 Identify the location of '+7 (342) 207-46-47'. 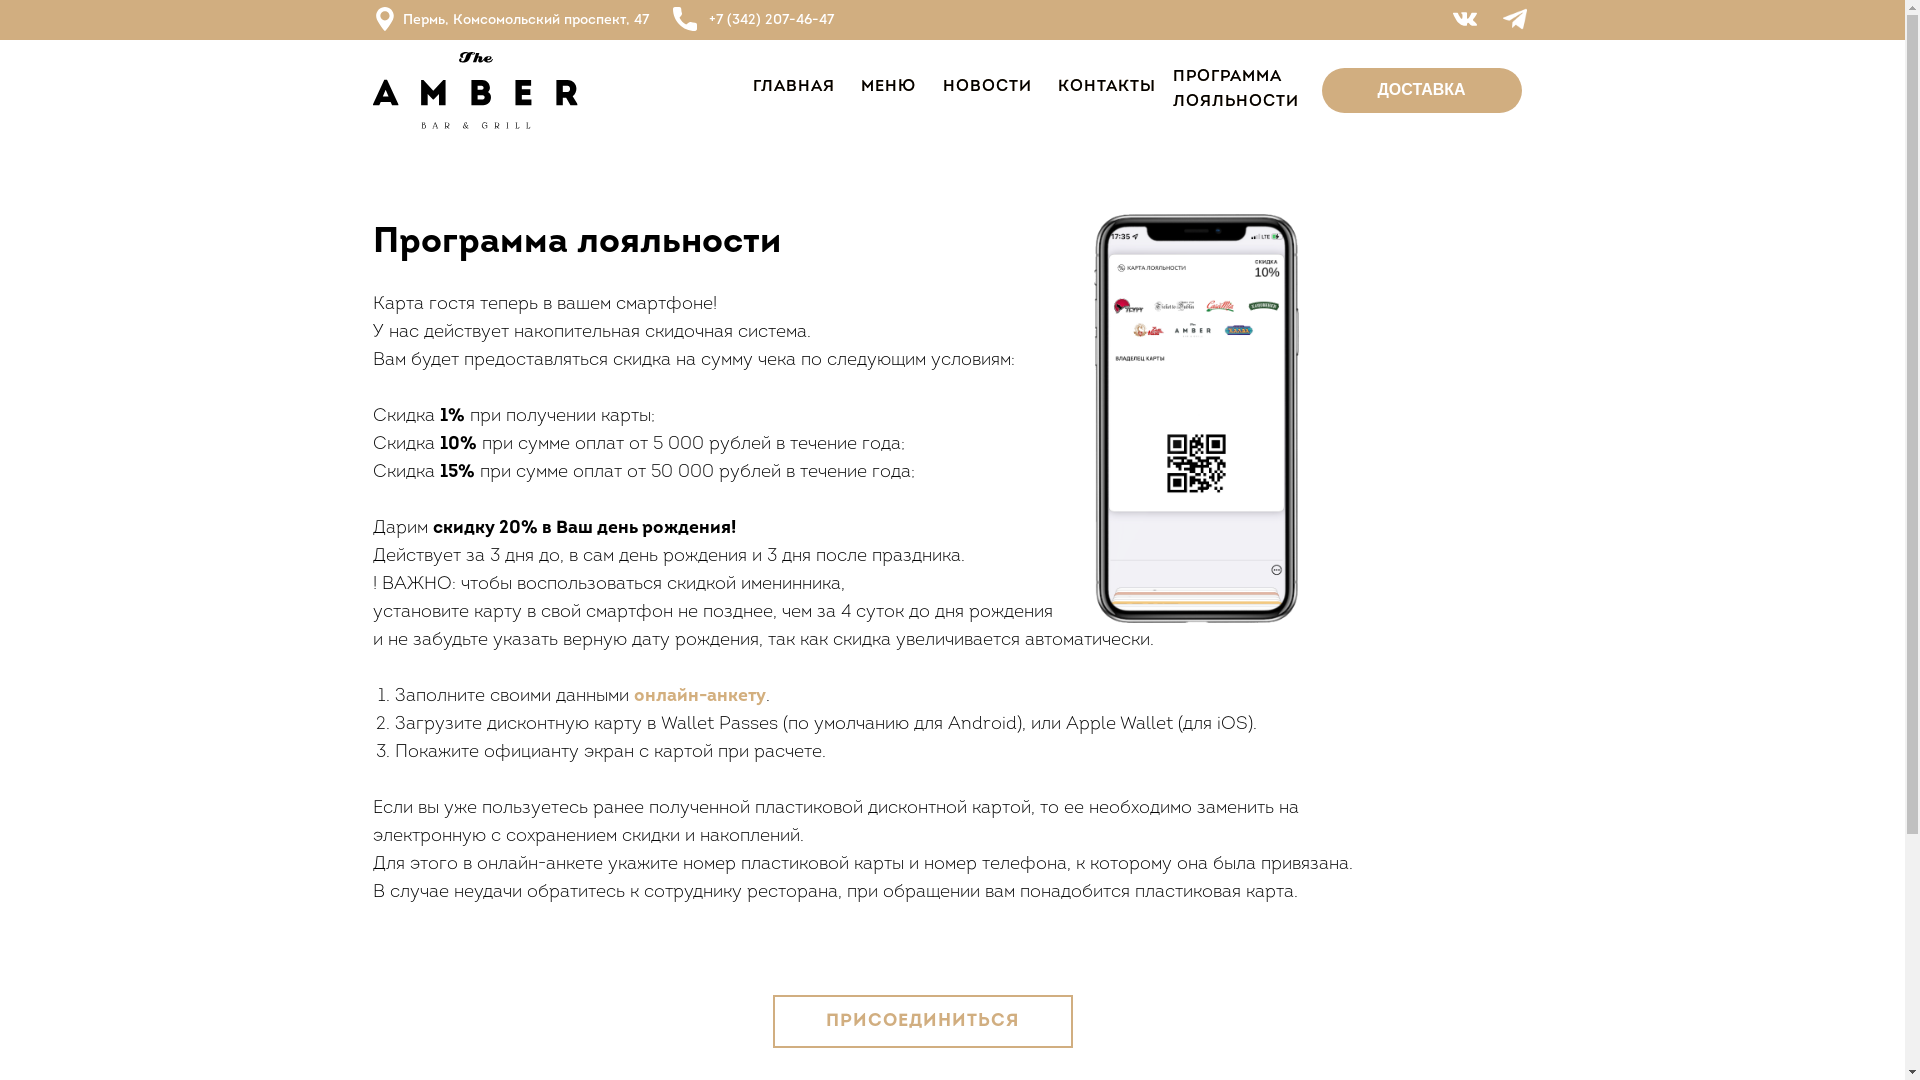
(708, 20).